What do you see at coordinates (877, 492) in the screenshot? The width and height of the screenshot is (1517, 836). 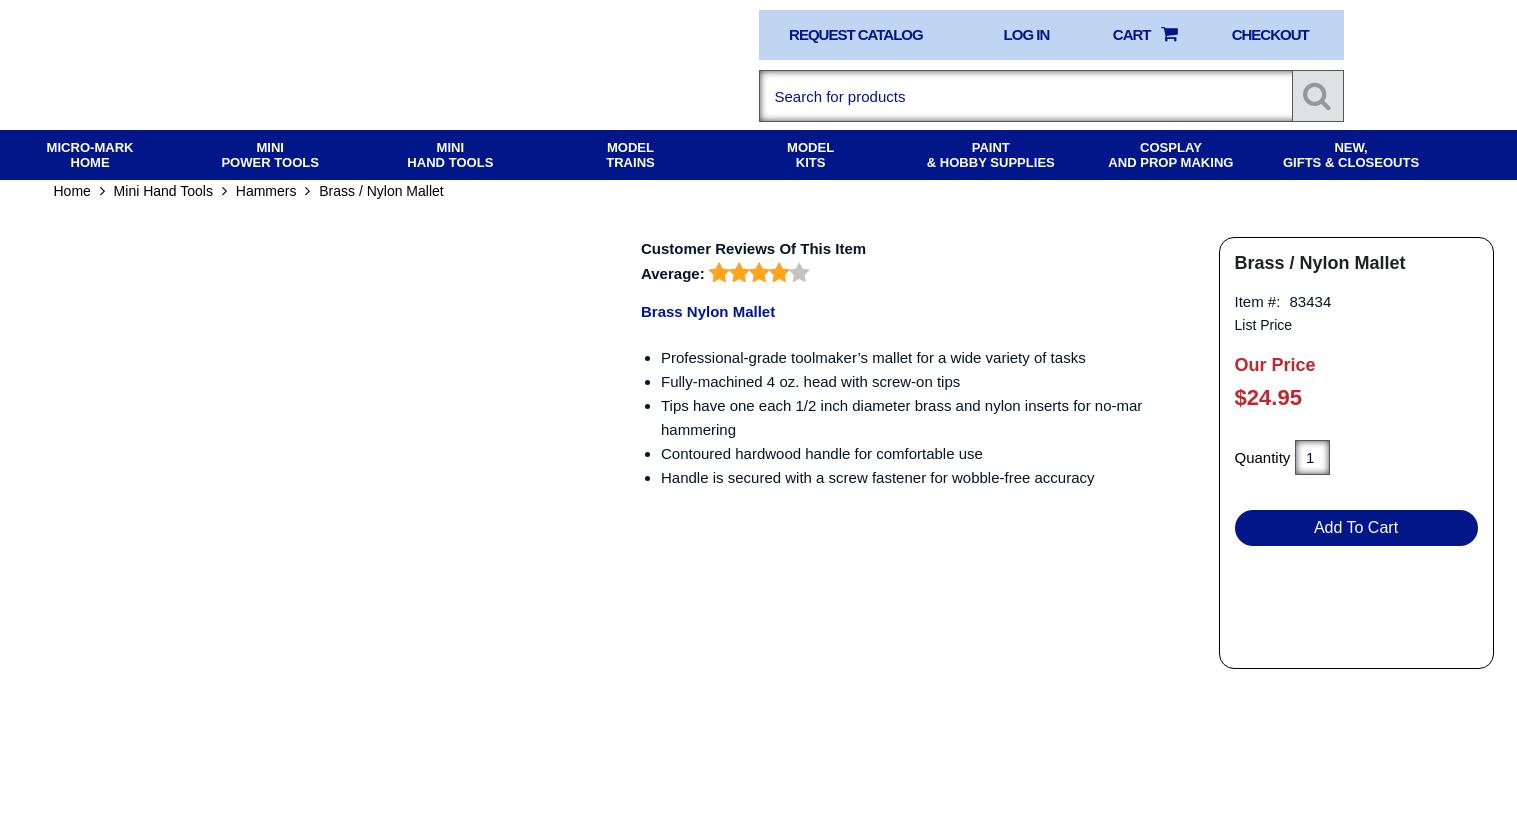 I see `'Handle is secured with a screw fastener for wobble-free accuracy'` at bounding box center [877, 492].